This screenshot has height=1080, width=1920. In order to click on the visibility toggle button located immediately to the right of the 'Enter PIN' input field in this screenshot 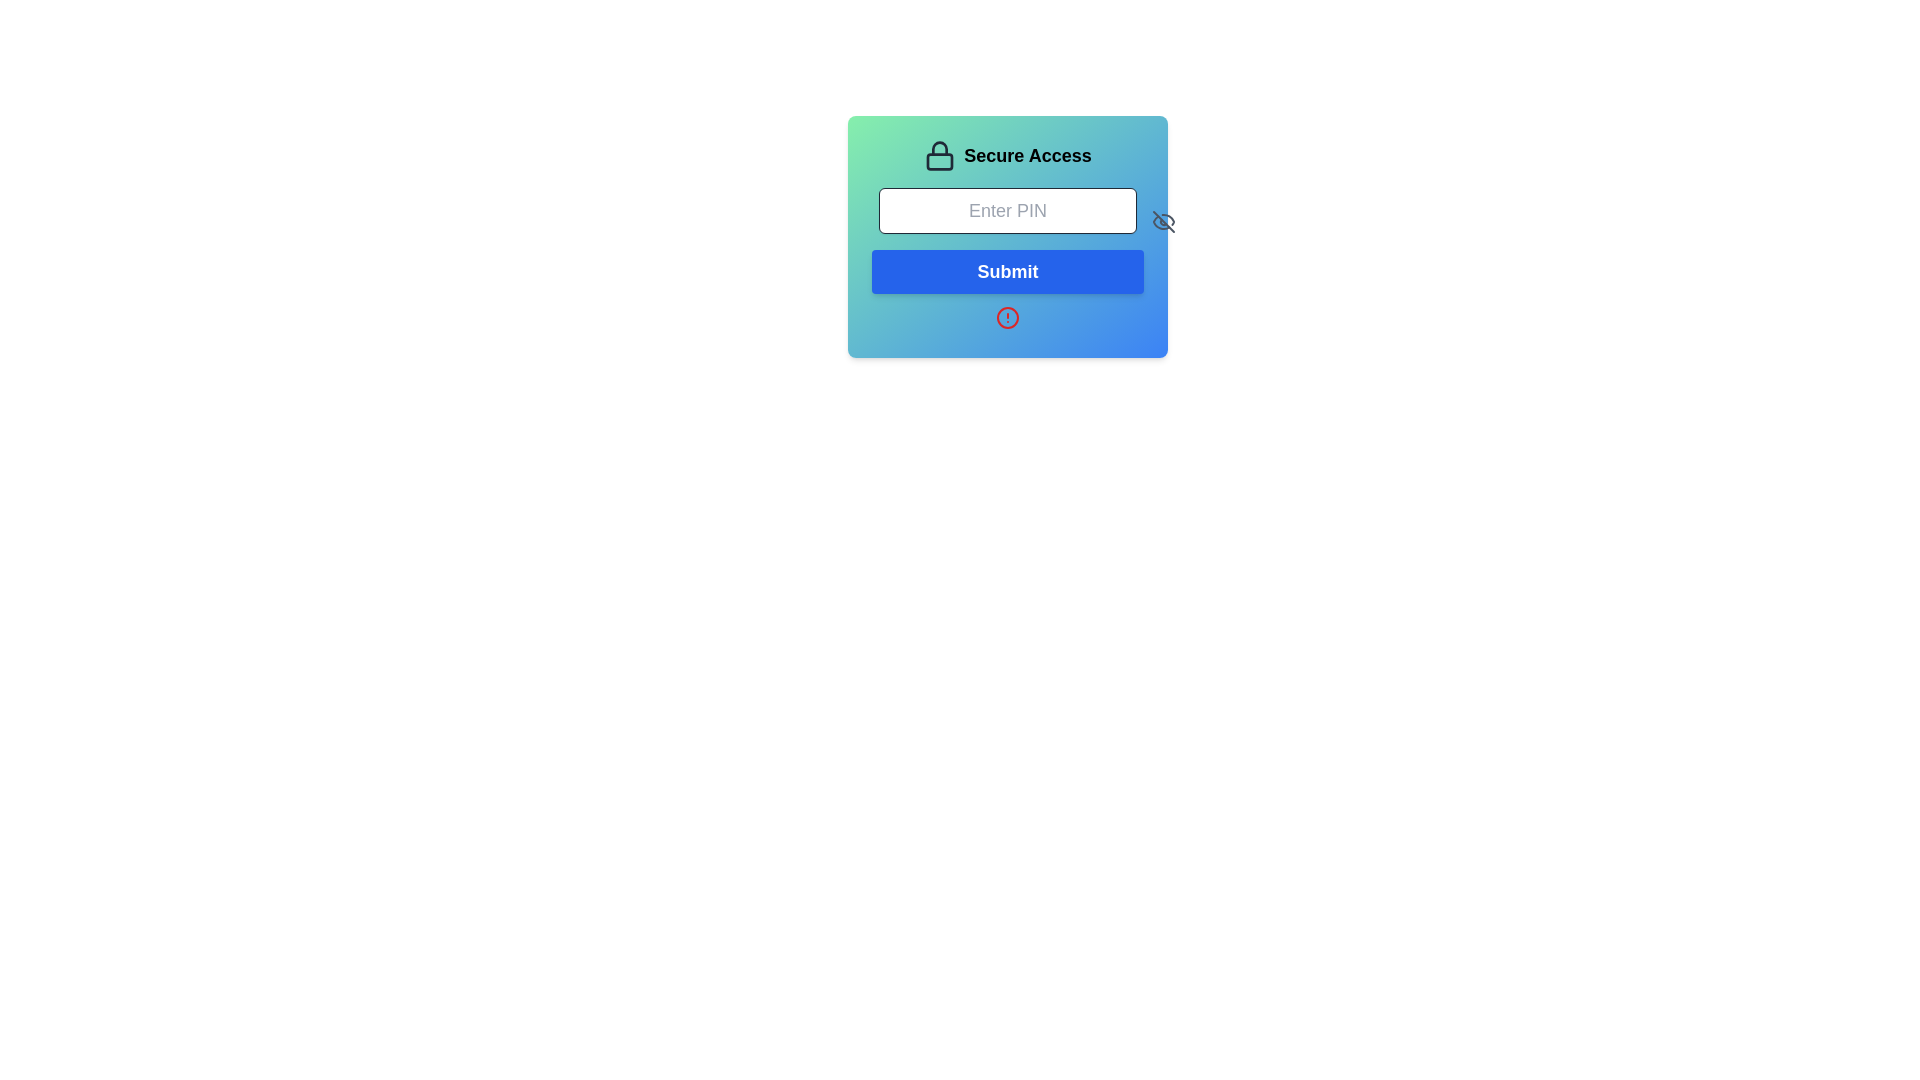, I will do `click(1163, 222)`.